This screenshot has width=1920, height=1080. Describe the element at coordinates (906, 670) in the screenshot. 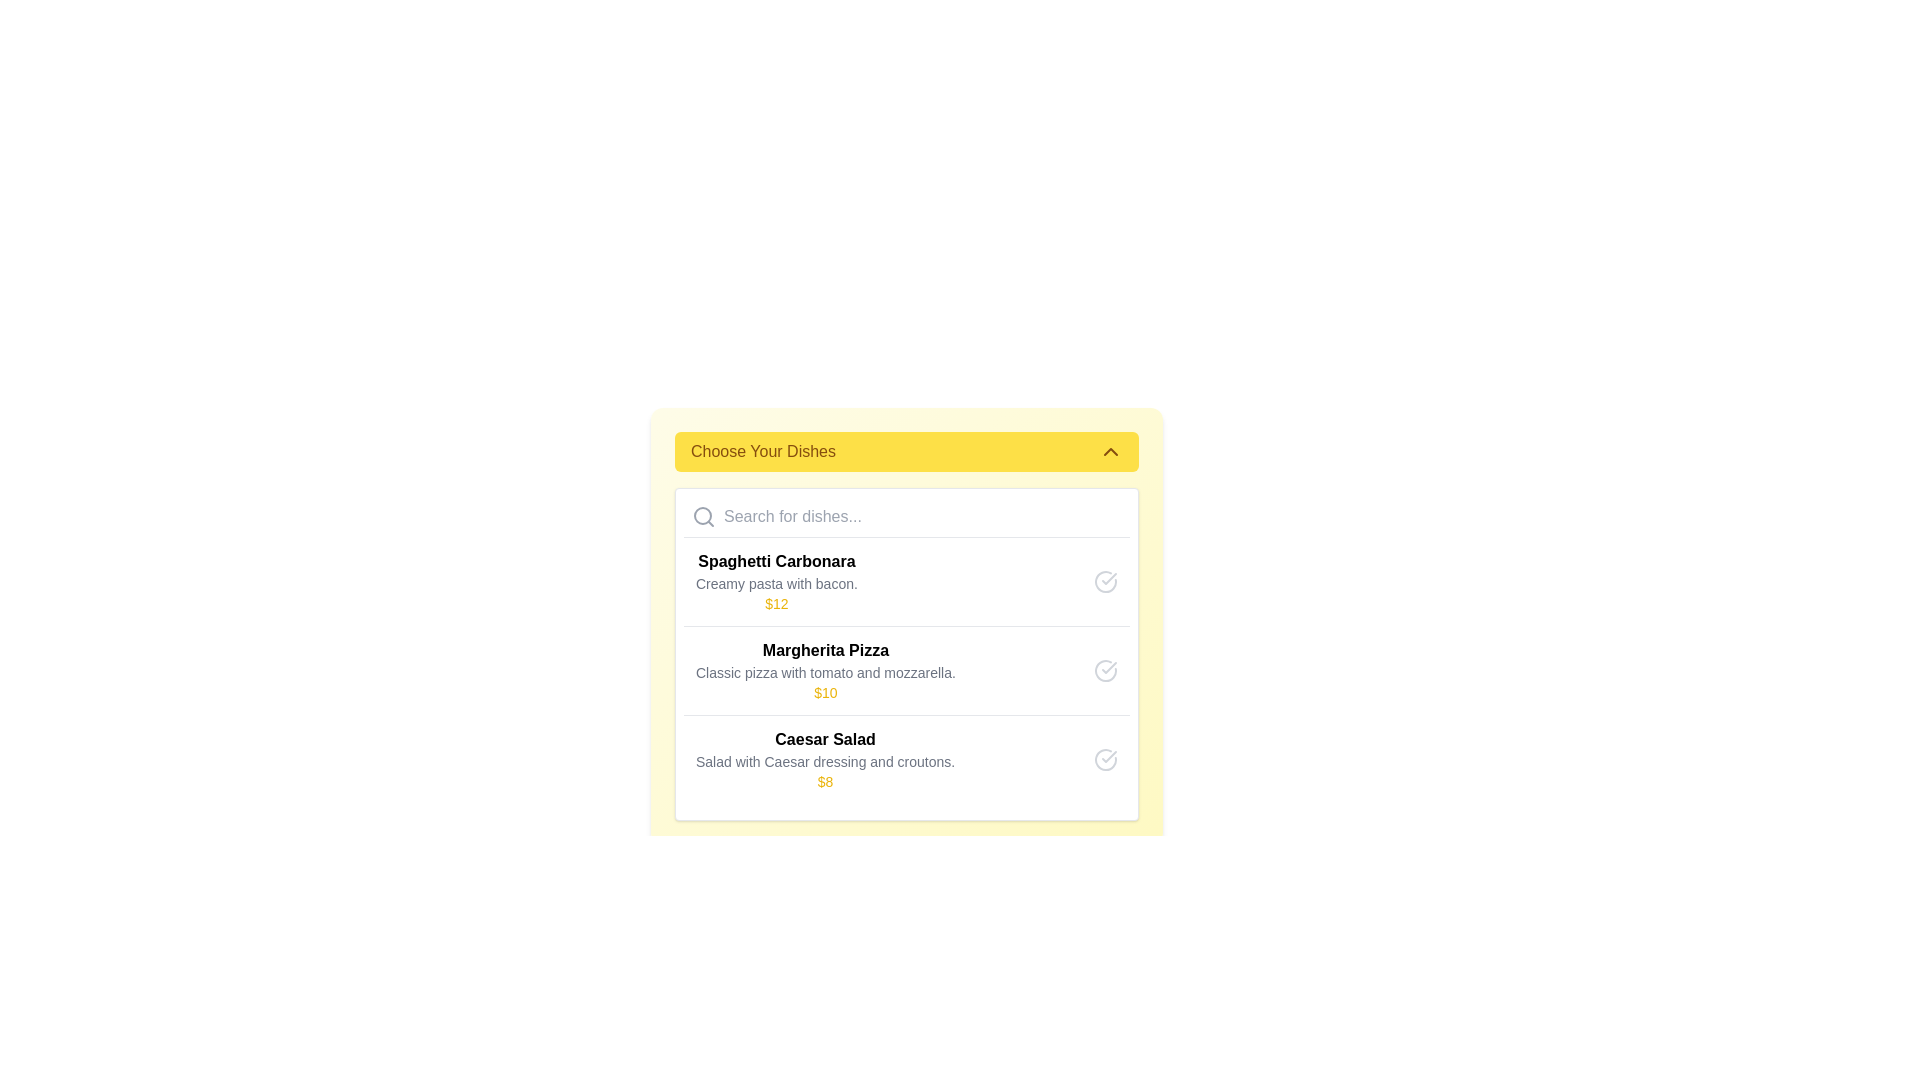

I see `the second menu item in the vertical list, which is positioned between 'Spaghetti Carbonara' and 'Caesar Salad'` at that location.